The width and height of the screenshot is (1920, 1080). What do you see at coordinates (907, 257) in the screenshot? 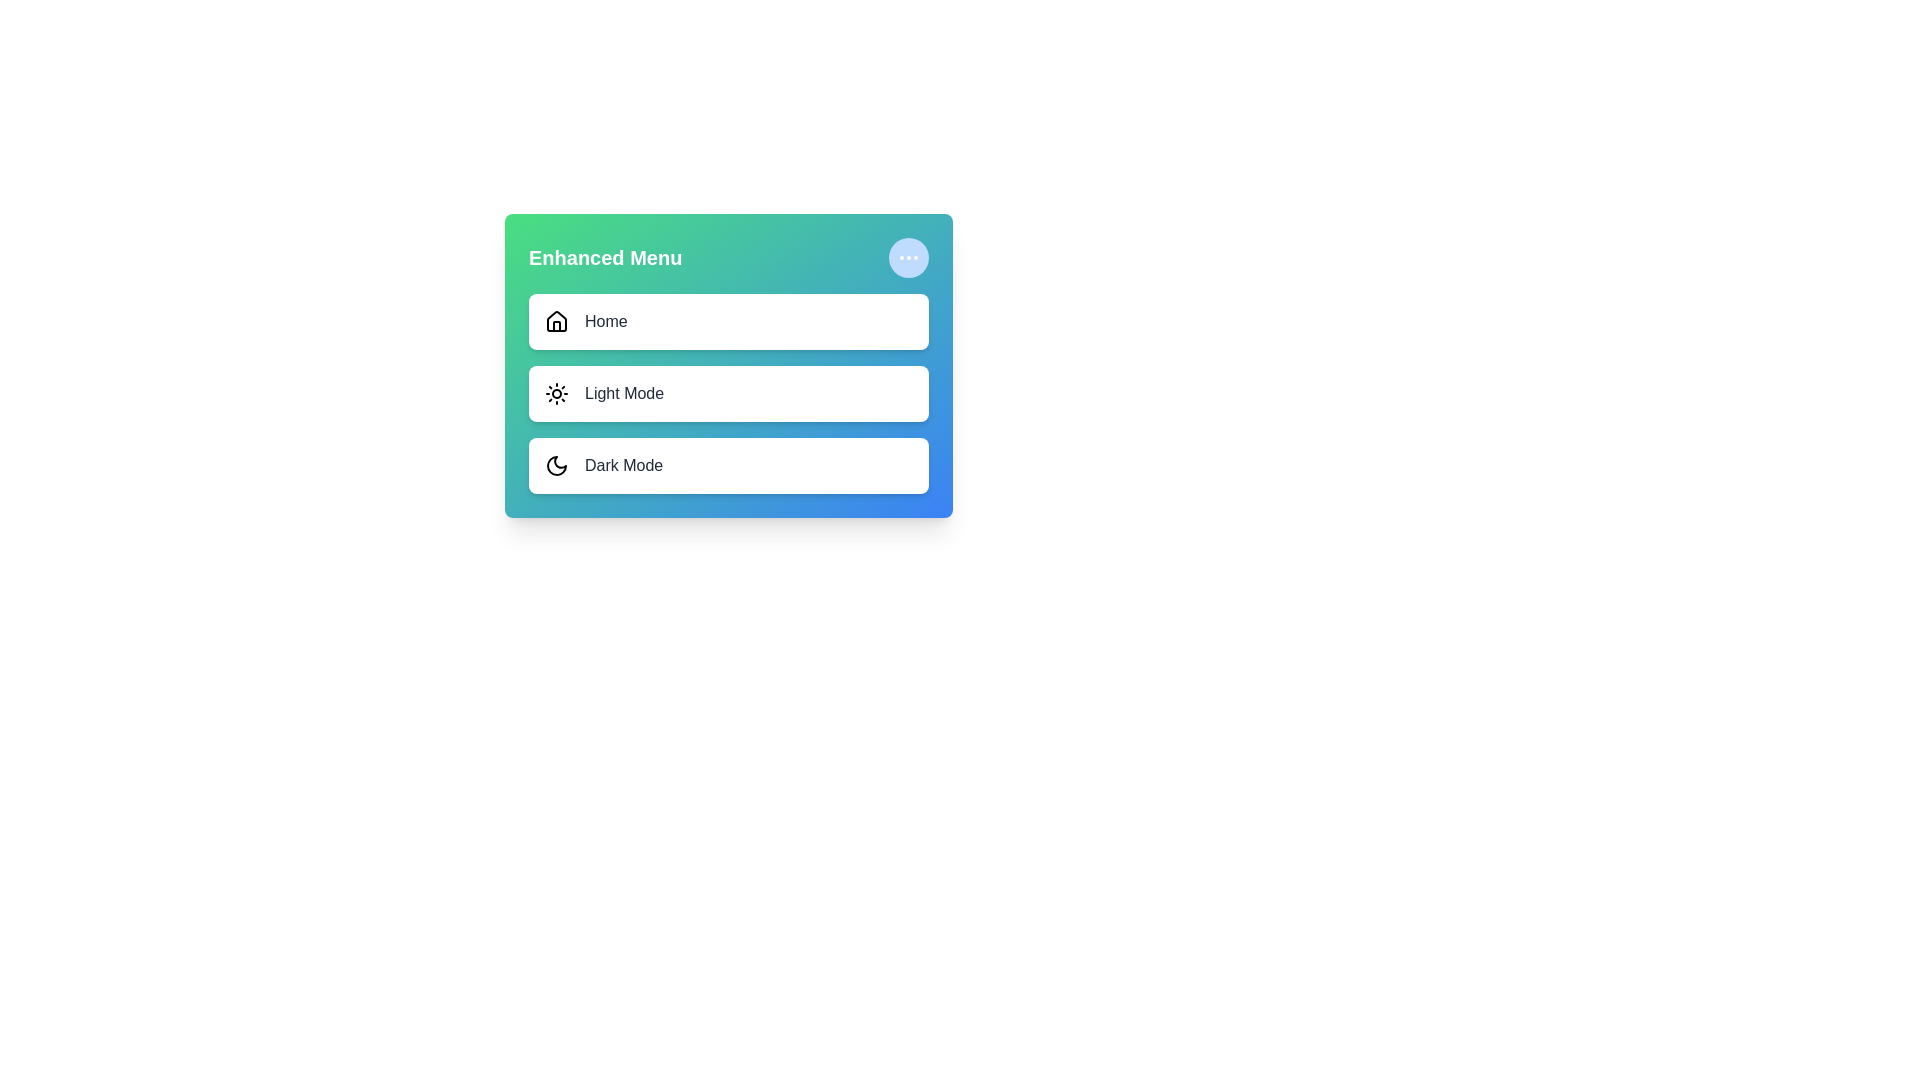
I see `the expand/collapse button to toggle the menu visibility` at bounding box center [907, 257].